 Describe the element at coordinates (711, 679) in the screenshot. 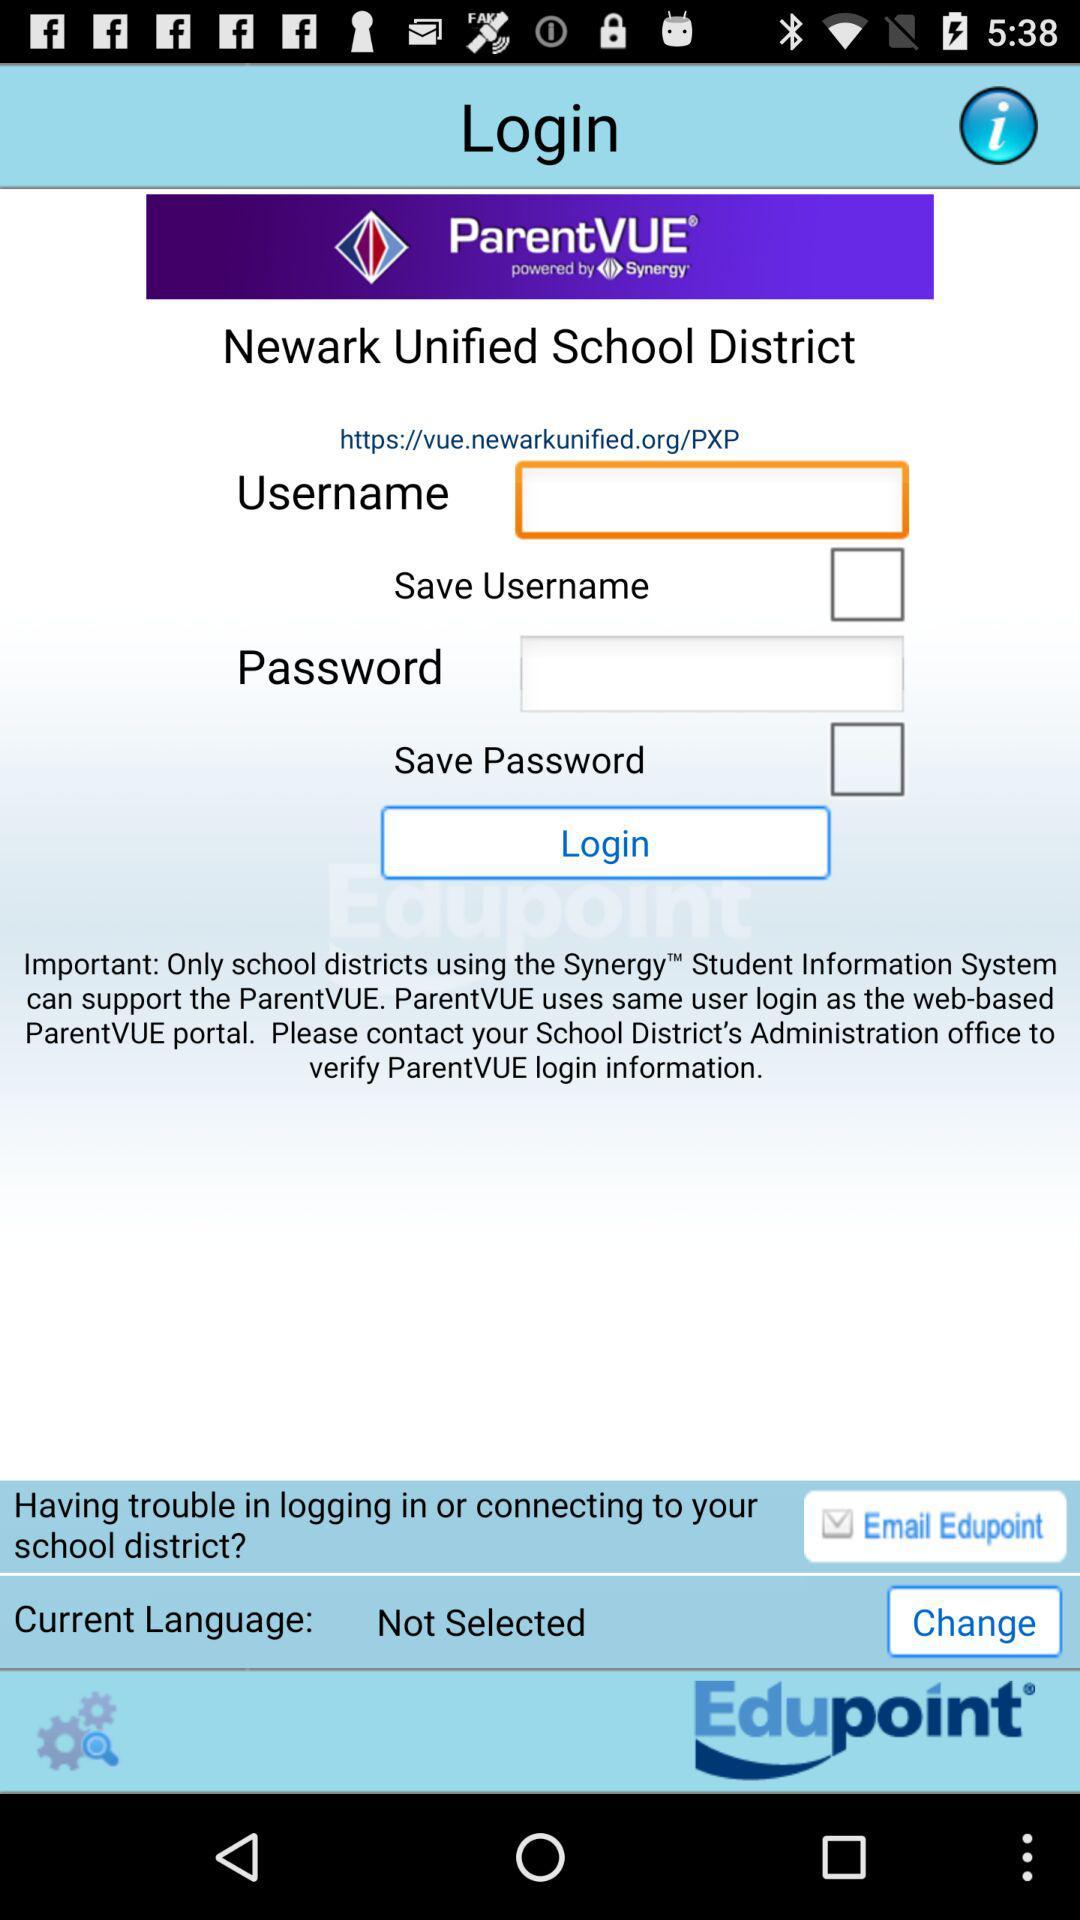

I see `allow text input` at that location.